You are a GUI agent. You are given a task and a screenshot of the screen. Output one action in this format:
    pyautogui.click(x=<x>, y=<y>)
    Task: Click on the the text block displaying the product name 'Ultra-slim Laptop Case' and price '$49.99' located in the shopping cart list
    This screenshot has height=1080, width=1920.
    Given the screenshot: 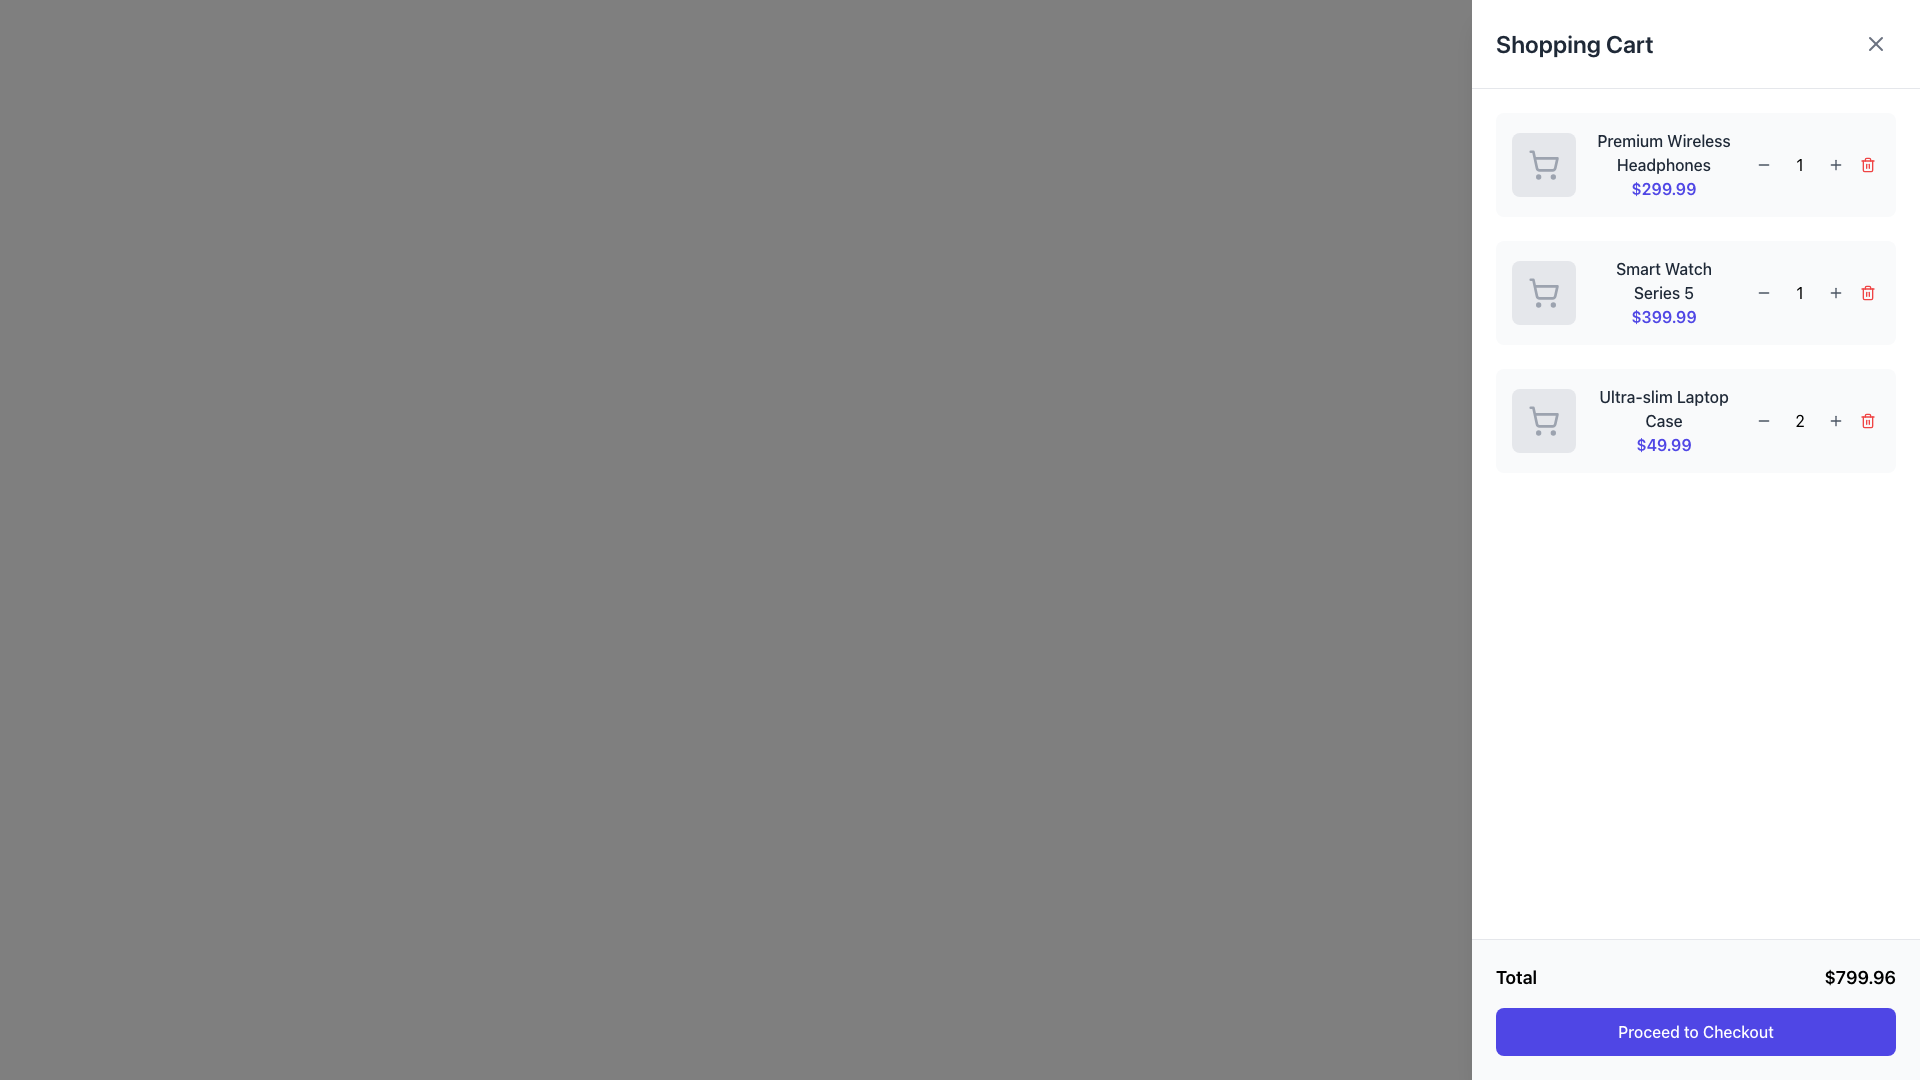 What is the action you would take?
    pyautogui.click(x=1664, y=419)
    